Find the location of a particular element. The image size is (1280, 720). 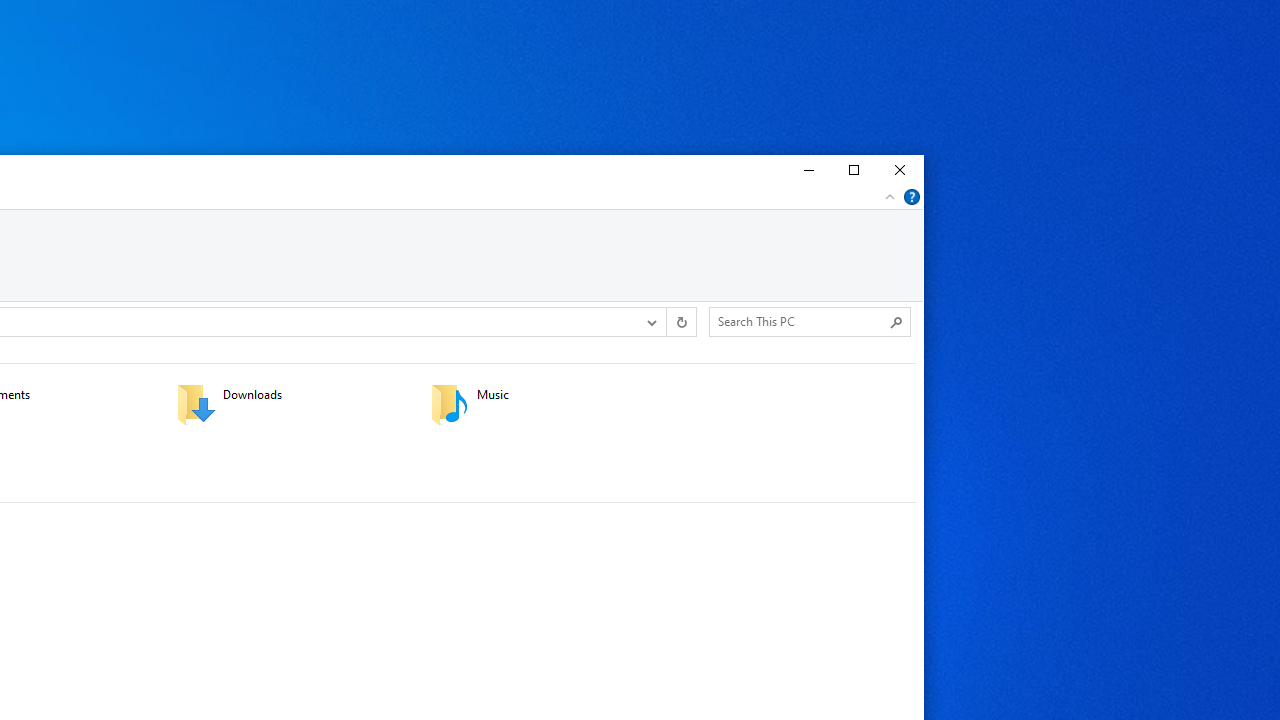

'Refresh "This PC" (F5)' is located at coordinates (680, 320).